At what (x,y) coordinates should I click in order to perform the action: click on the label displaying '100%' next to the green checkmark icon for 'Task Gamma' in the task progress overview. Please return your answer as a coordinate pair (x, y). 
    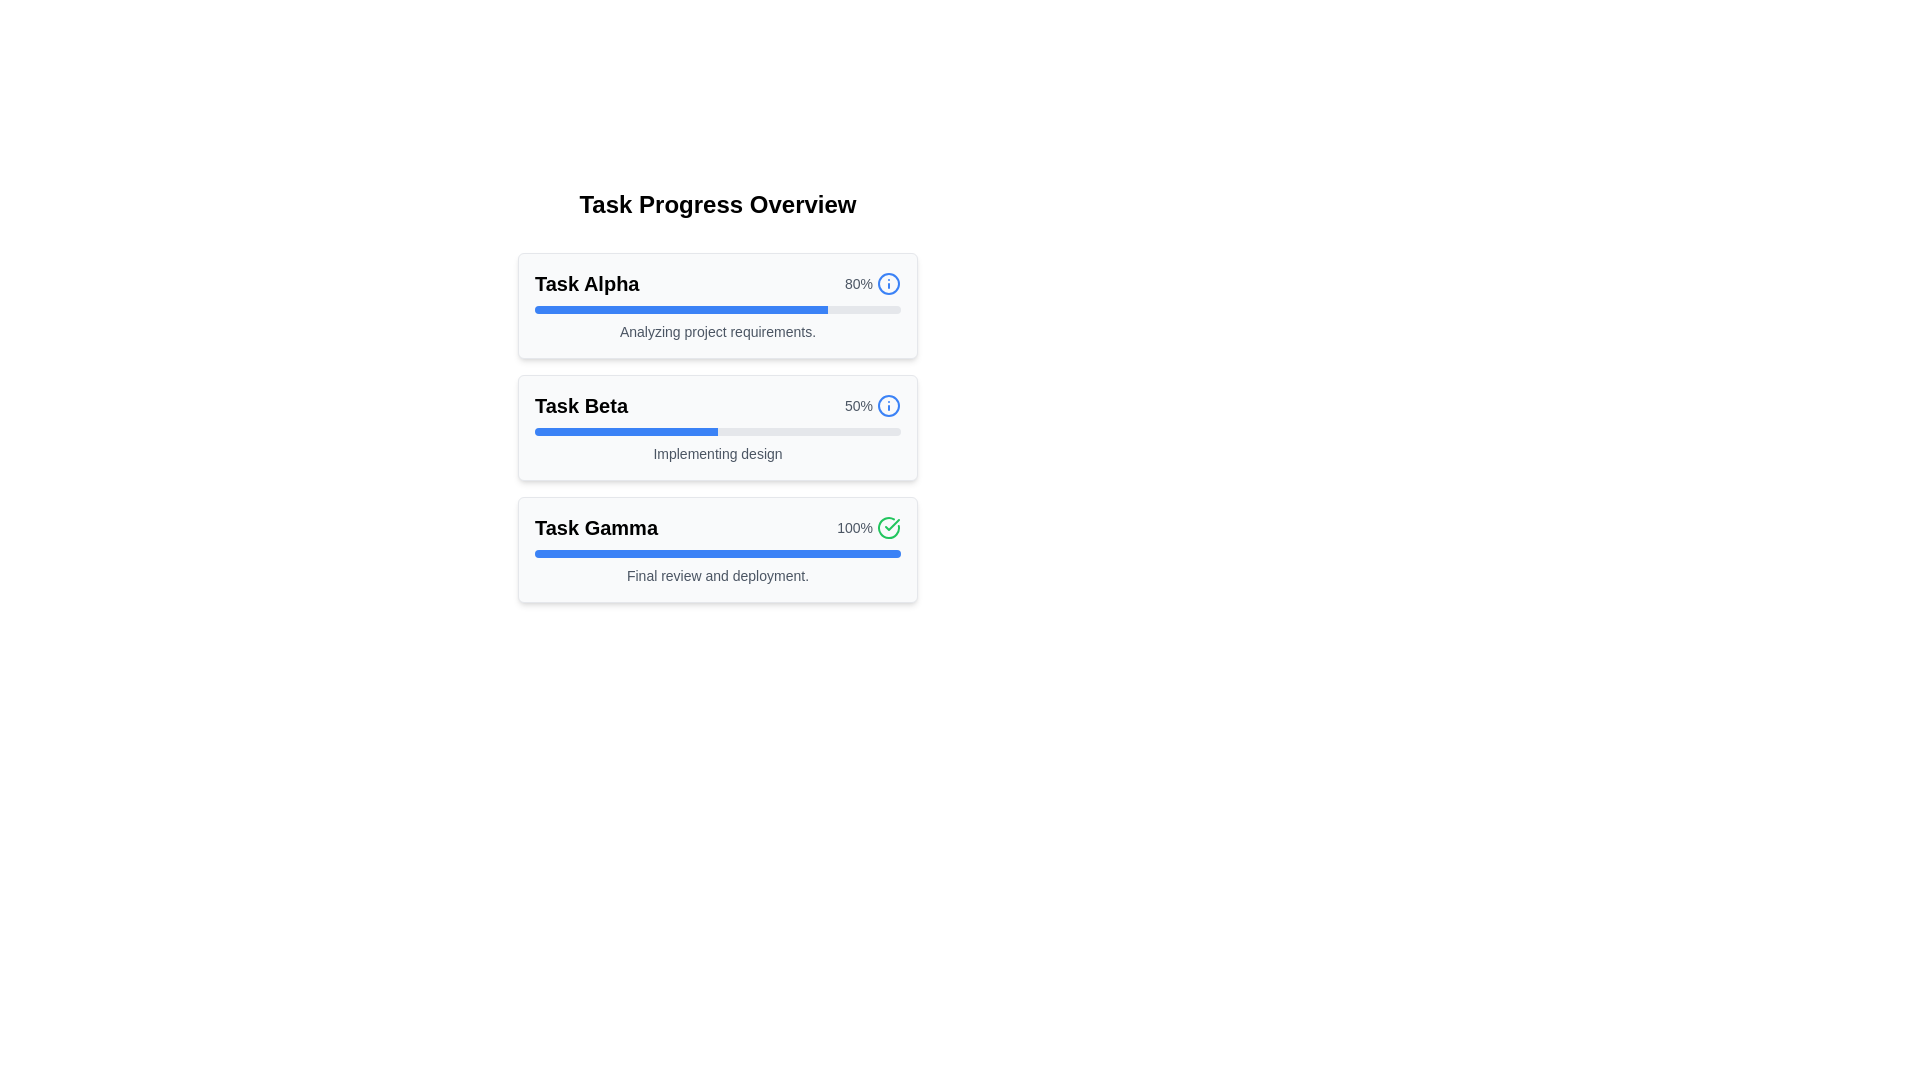
    Looking at the image, I should click on (855, 527).